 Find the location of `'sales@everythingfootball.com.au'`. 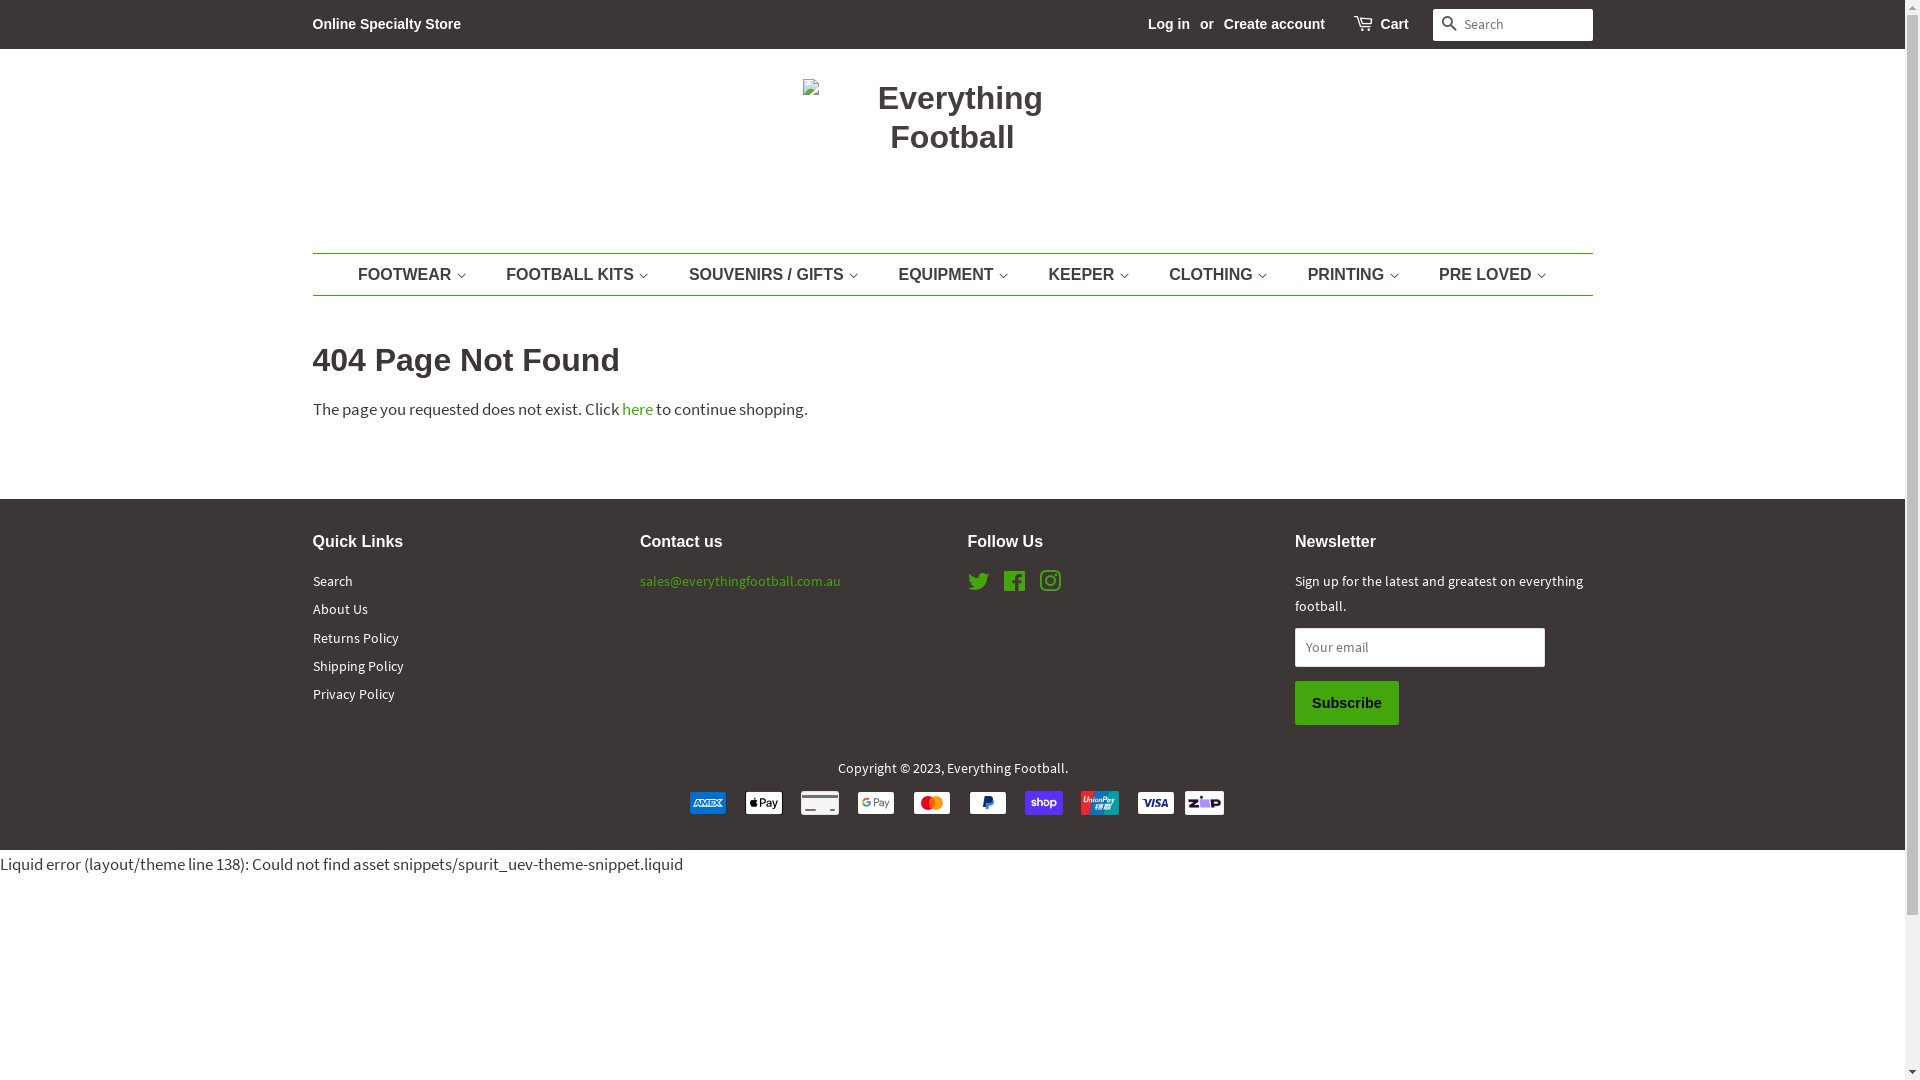

'sales@everythingfootball.com.au' is located at coordinates (739, 581).